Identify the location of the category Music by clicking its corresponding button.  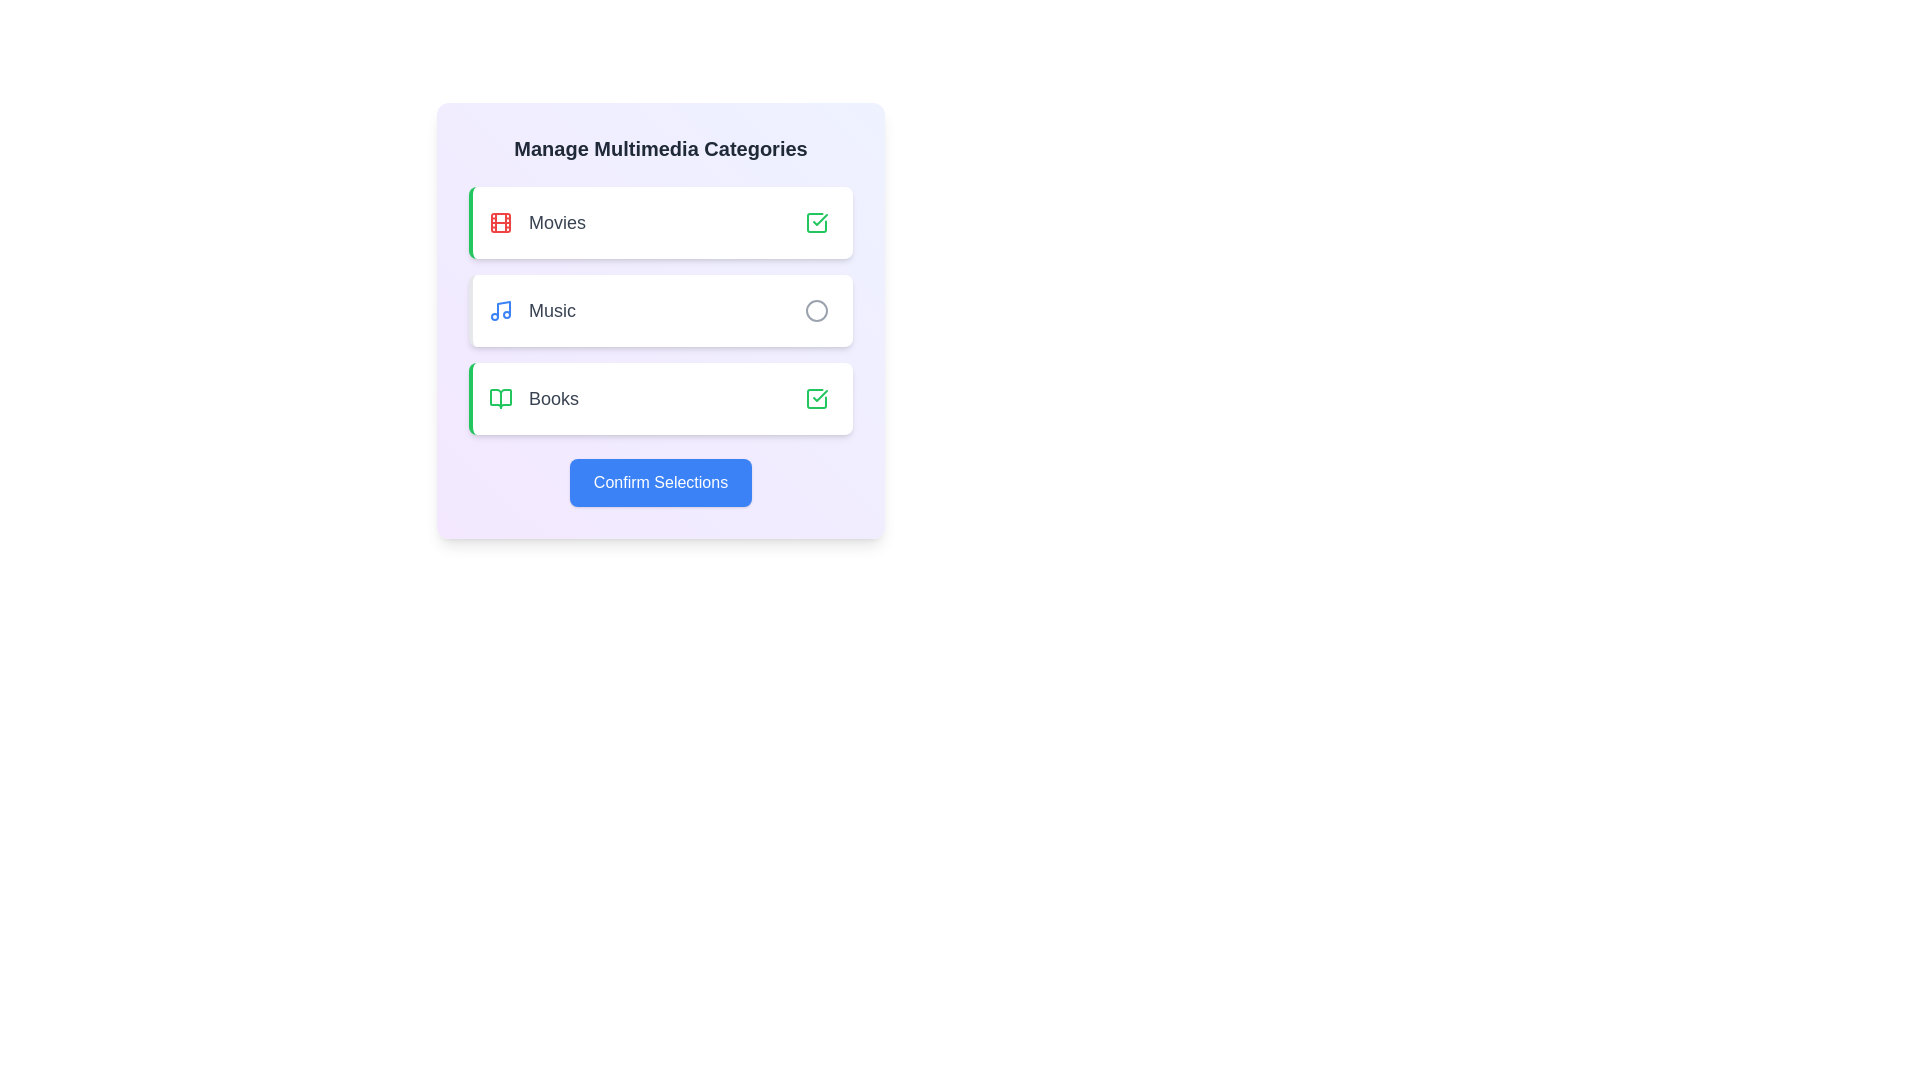
(816, 311).